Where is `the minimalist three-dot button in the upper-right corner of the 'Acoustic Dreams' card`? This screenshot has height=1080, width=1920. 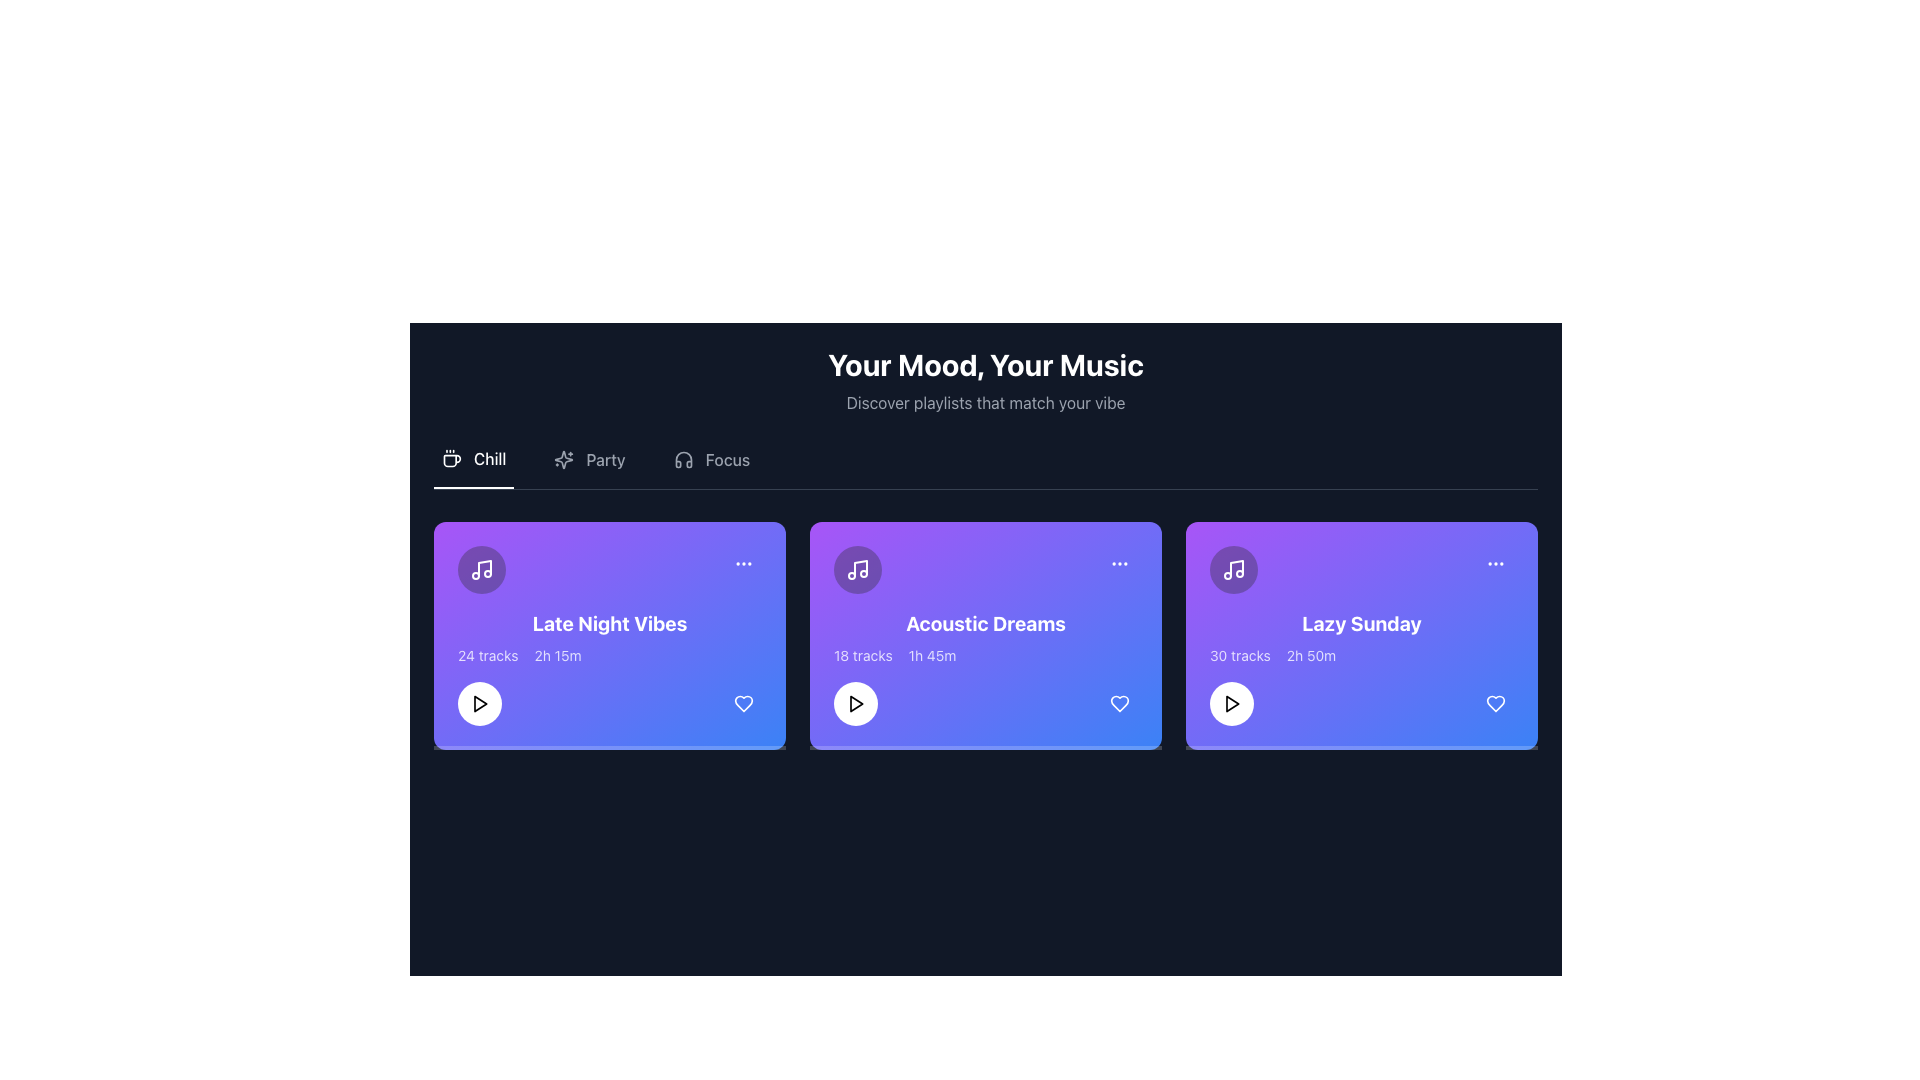 the minimalist three-dot button in the upper-right corner of the 'Acoustic Dreams' card is located at coordinates (1118, 563).